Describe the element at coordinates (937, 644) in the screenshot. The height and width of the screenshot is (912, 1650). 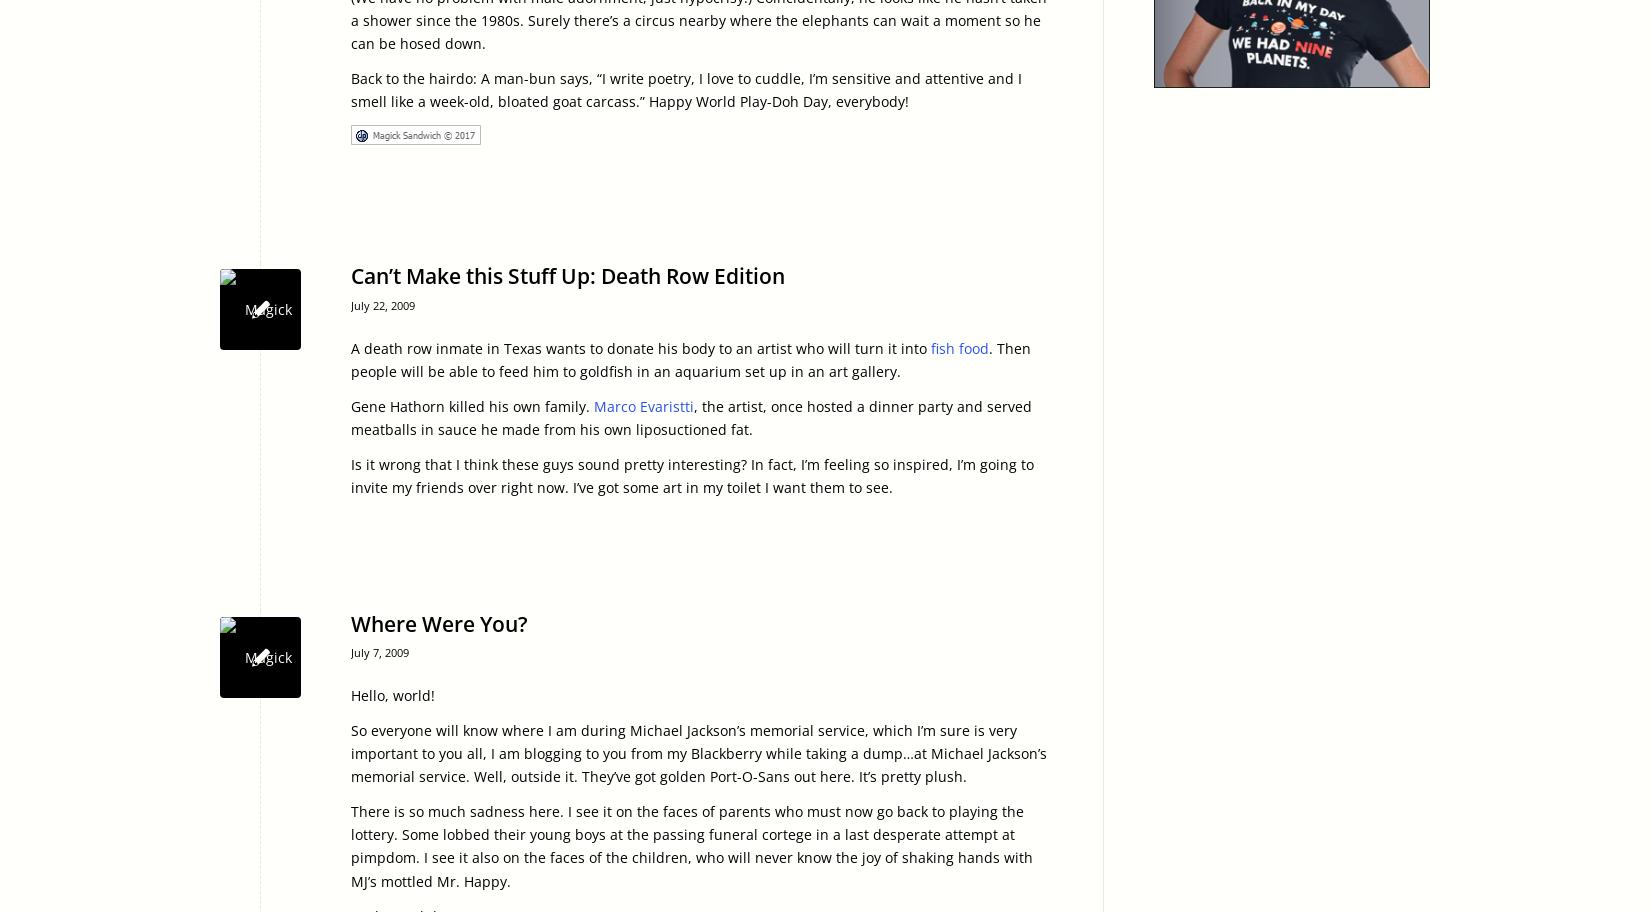
I see `'2009-07-07 21:40:00'` at that location.